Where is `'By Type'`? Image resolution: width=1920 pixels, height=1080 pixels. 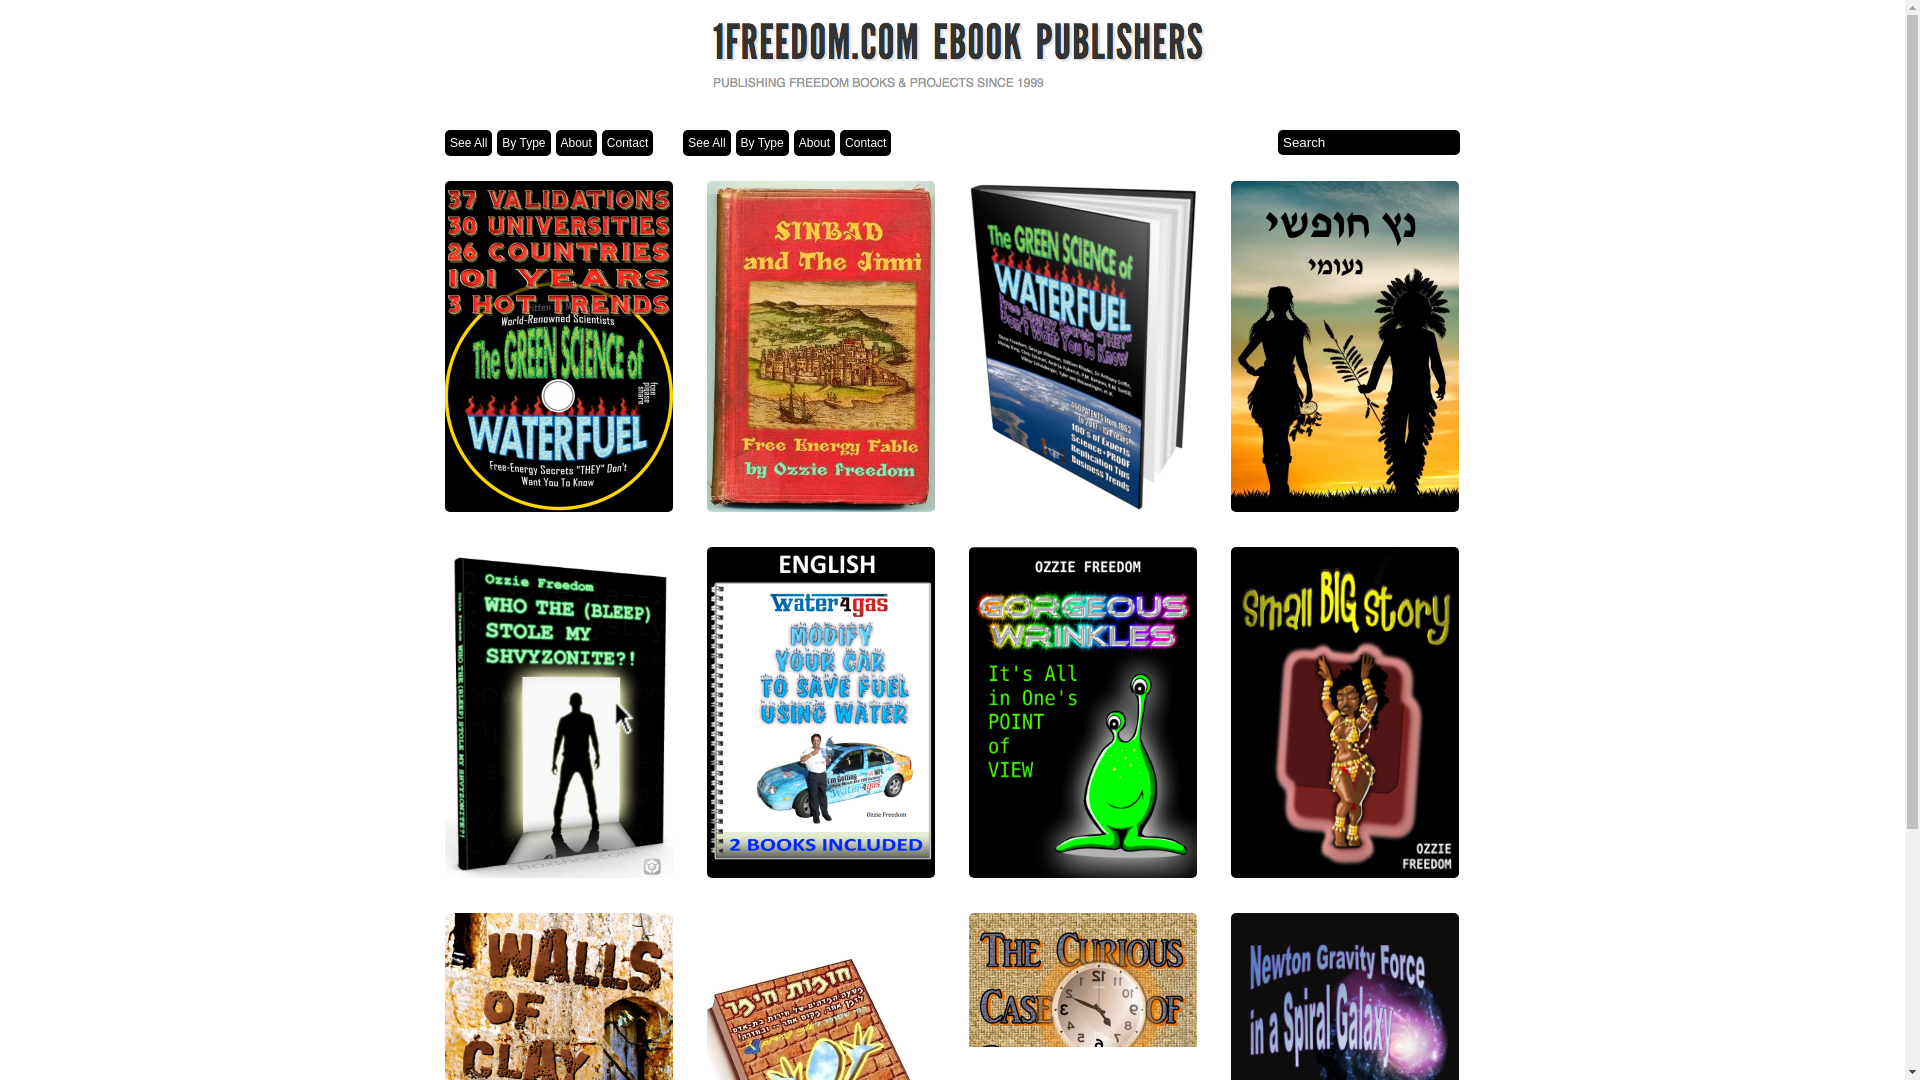
'By Type' is located at coordinates (523, 141).